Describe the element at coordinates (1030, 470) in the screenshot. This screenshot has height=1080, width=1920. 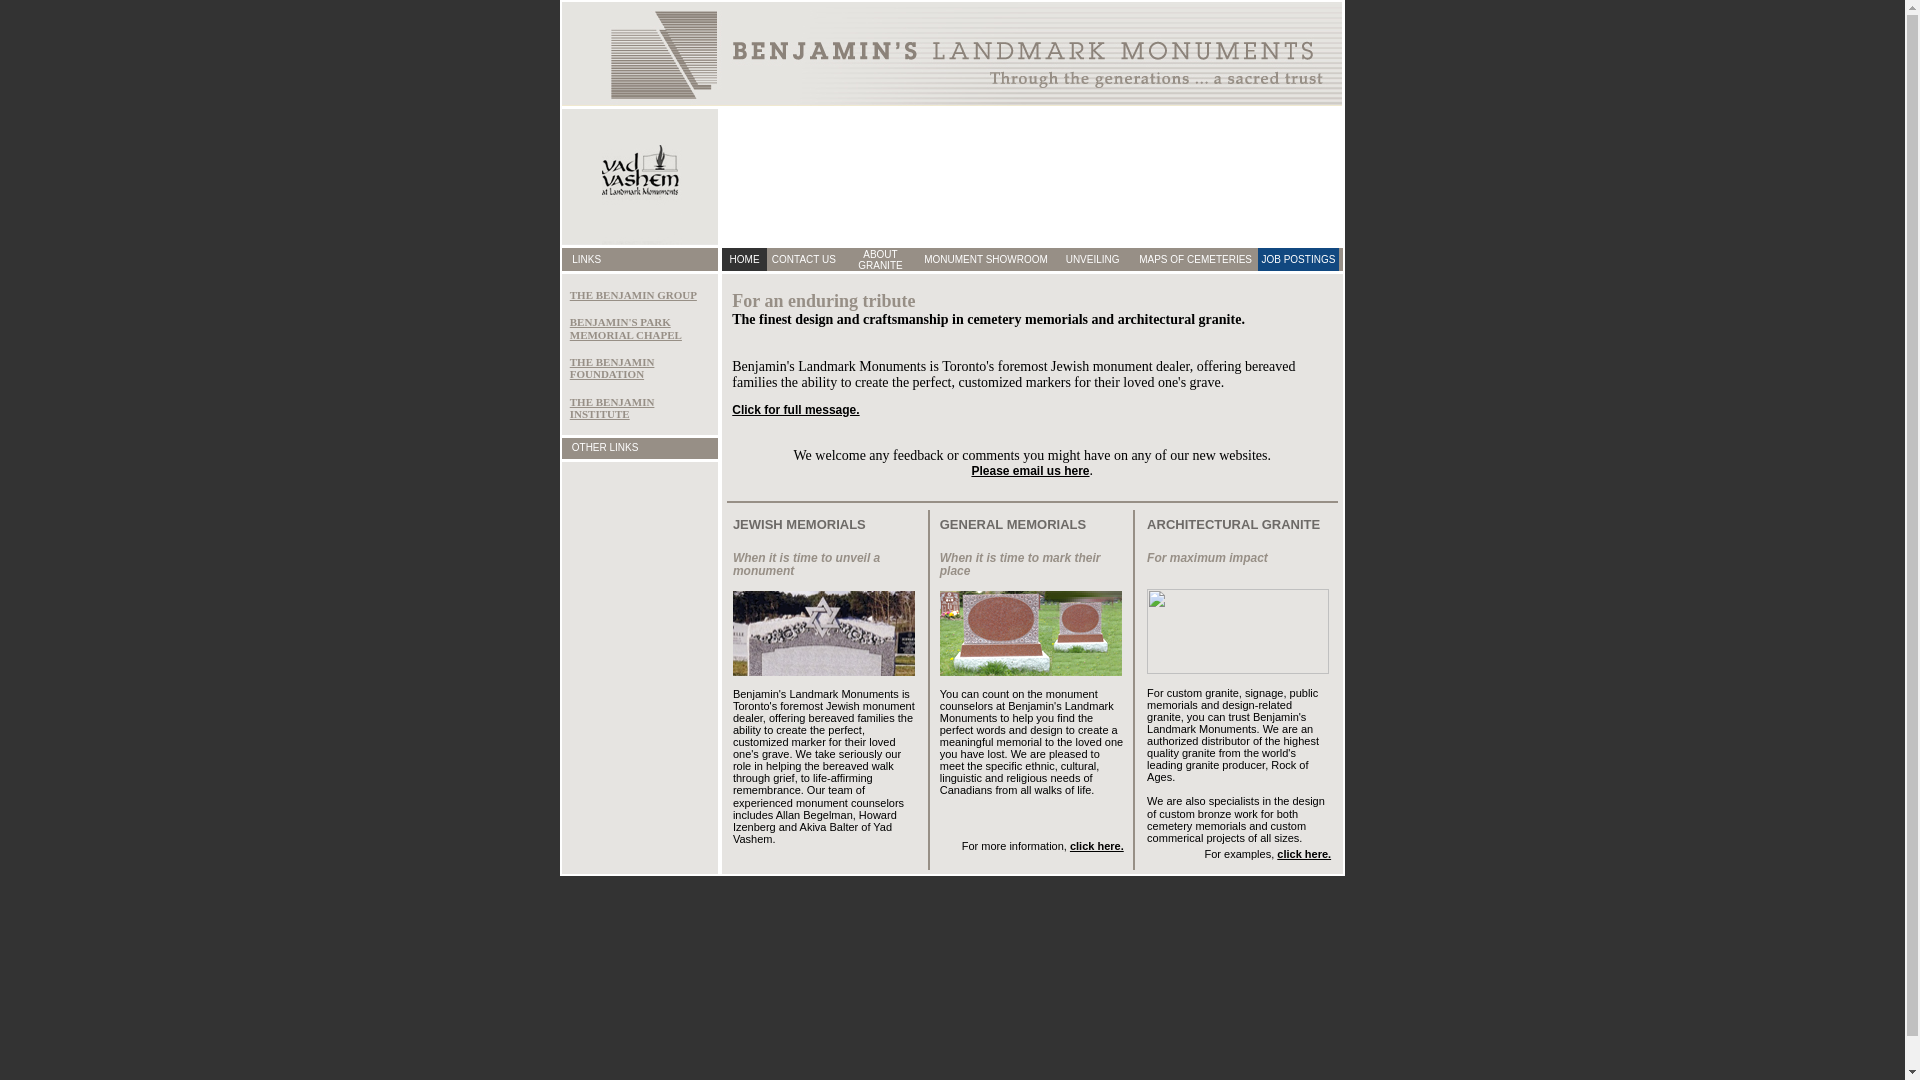
I see `'Please email us here'` at that location.